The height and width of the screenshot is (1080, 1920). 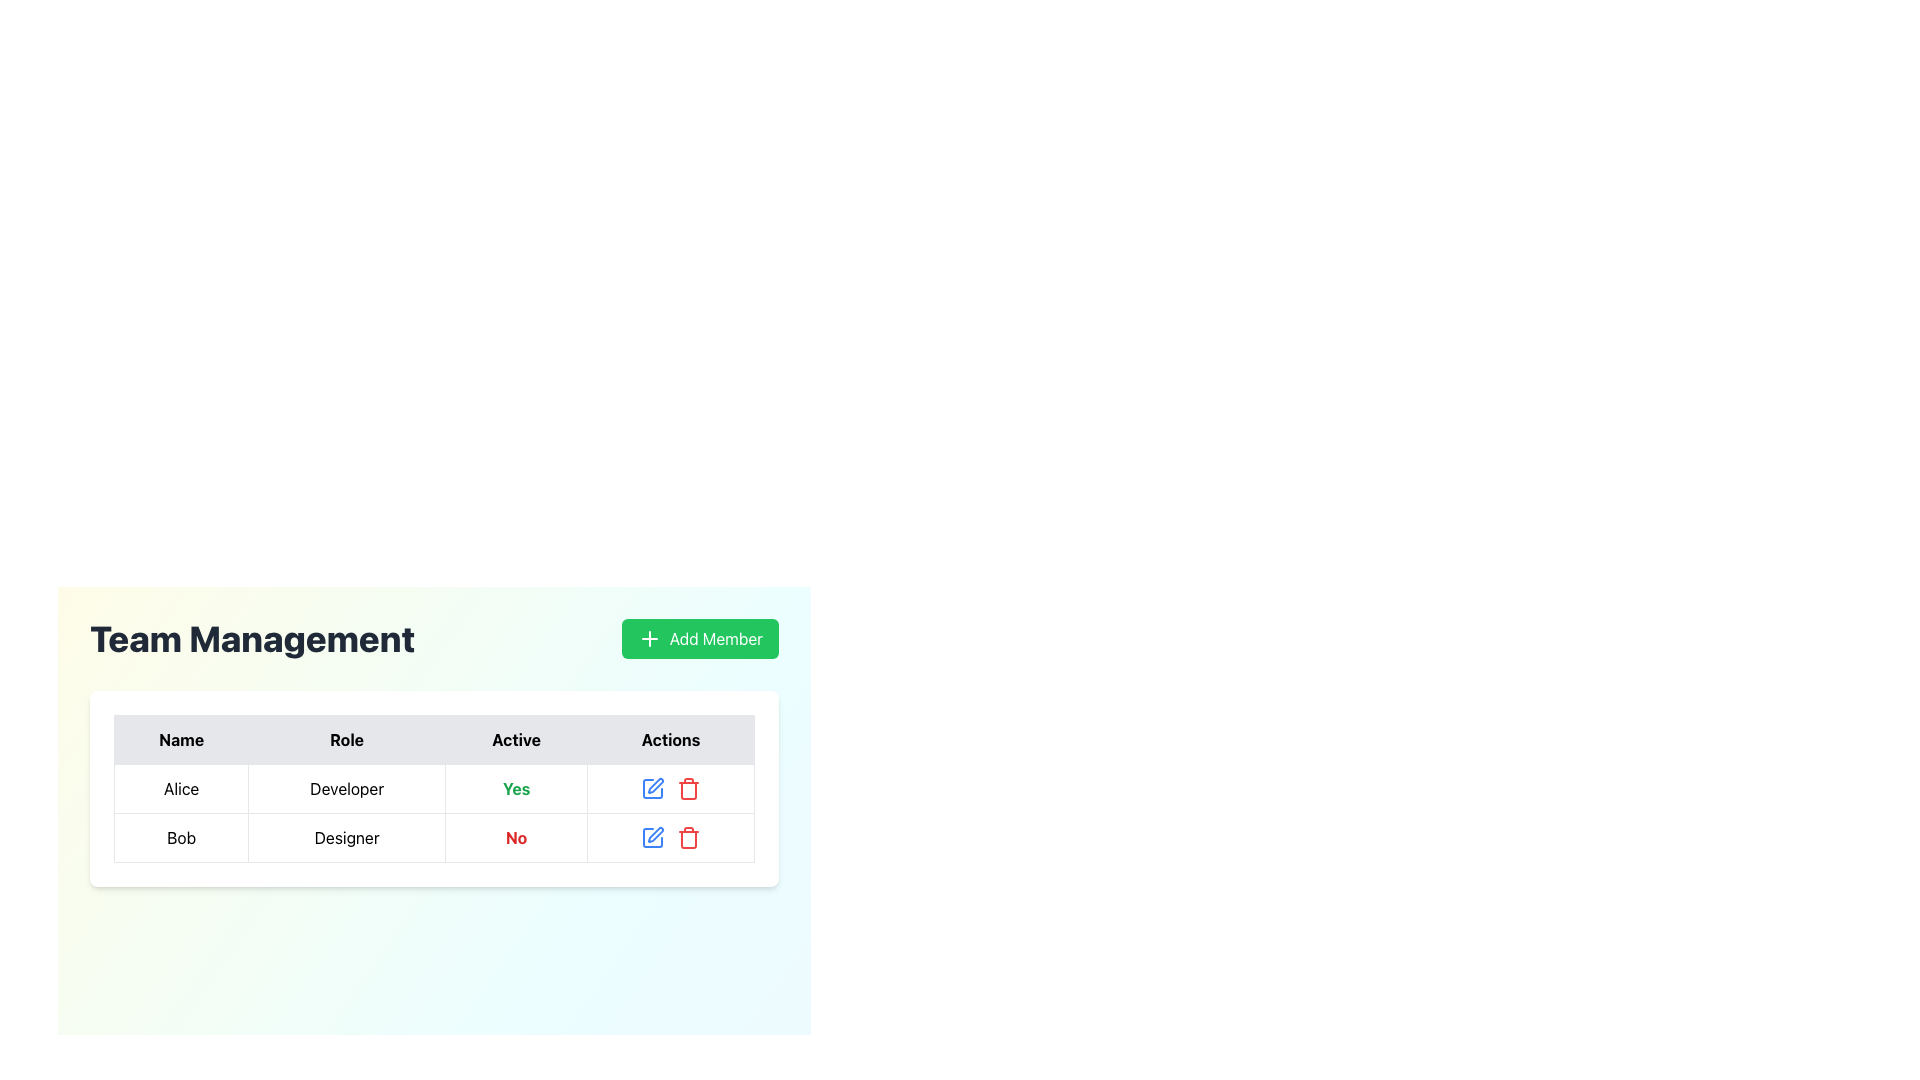 What do you see at coordinates (181, 788) in the screenshot?
I see `the team member's name label located in the first row and first column of the table in the 'Name' column, which serves an informational purpose` at bounding box center [181, 788].